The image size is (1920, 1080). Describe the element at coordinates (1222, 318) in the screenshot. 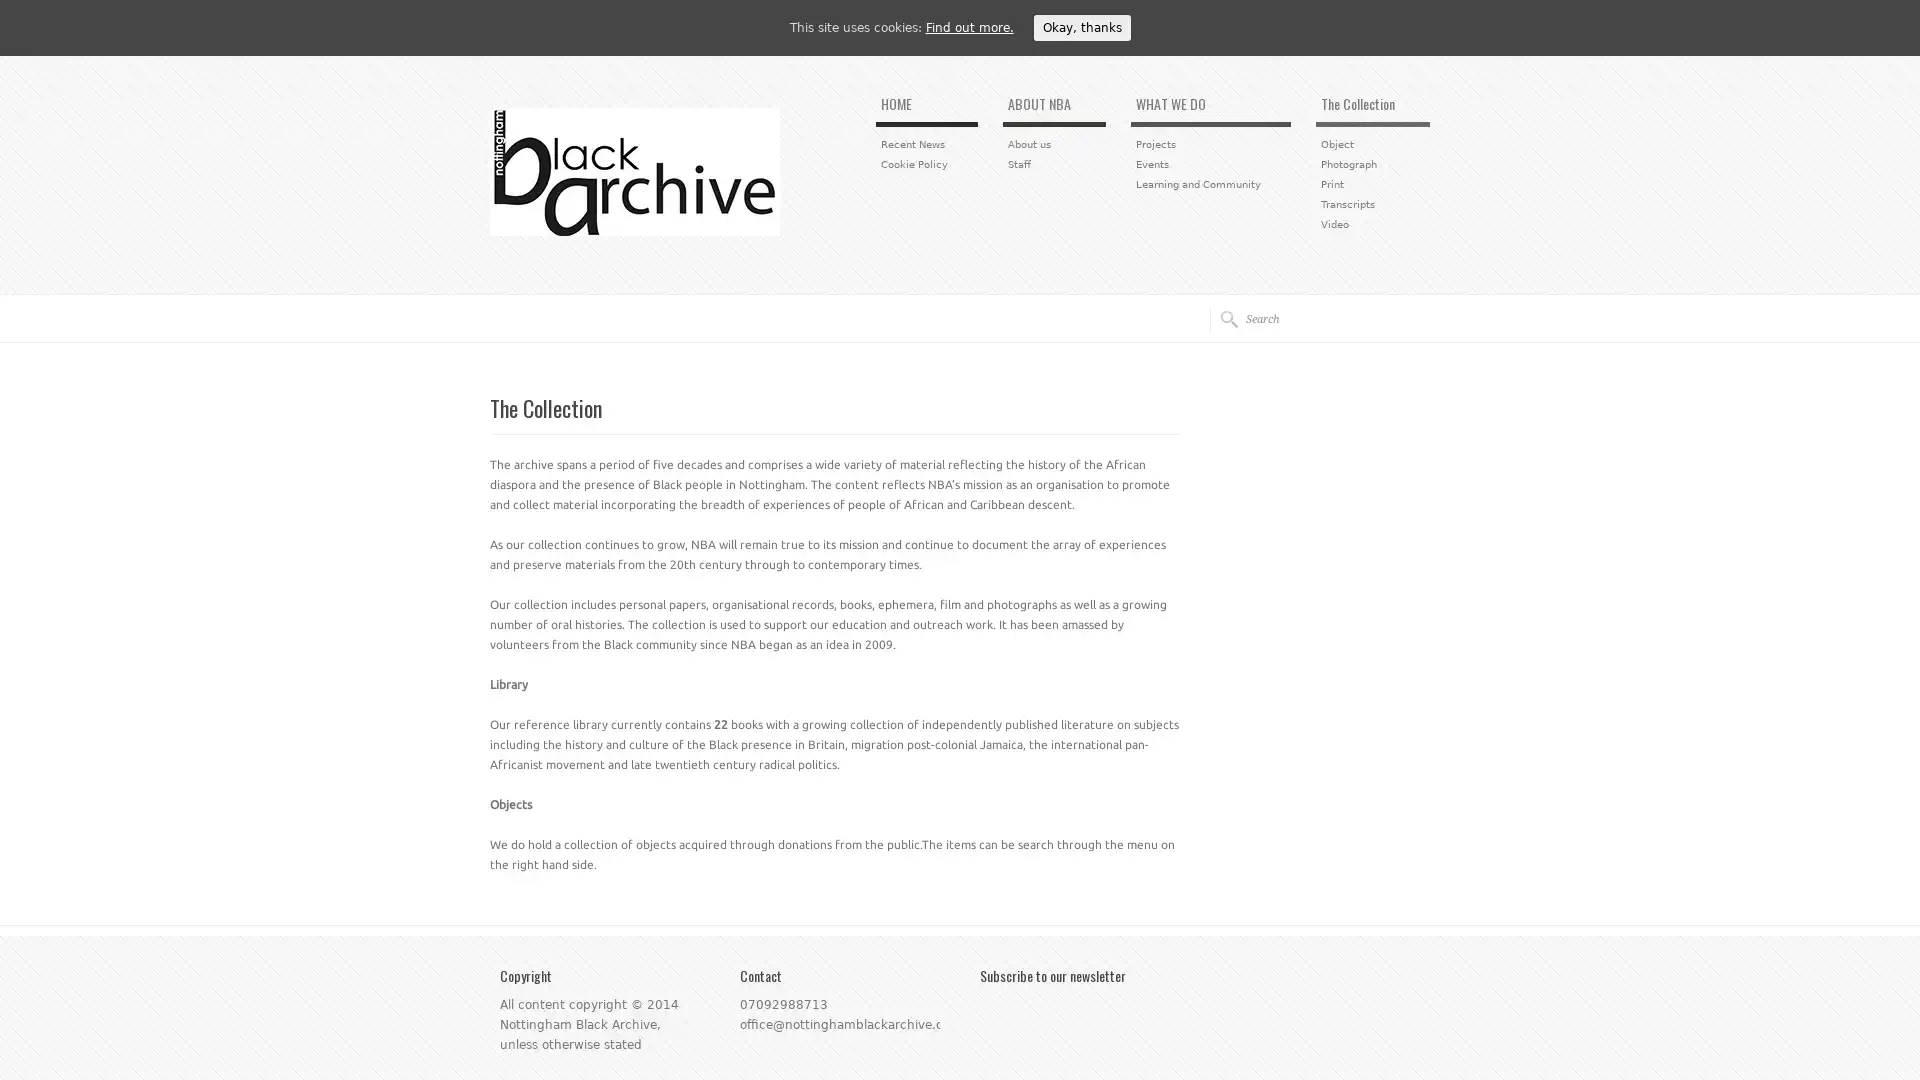

I see `Search` at that location.